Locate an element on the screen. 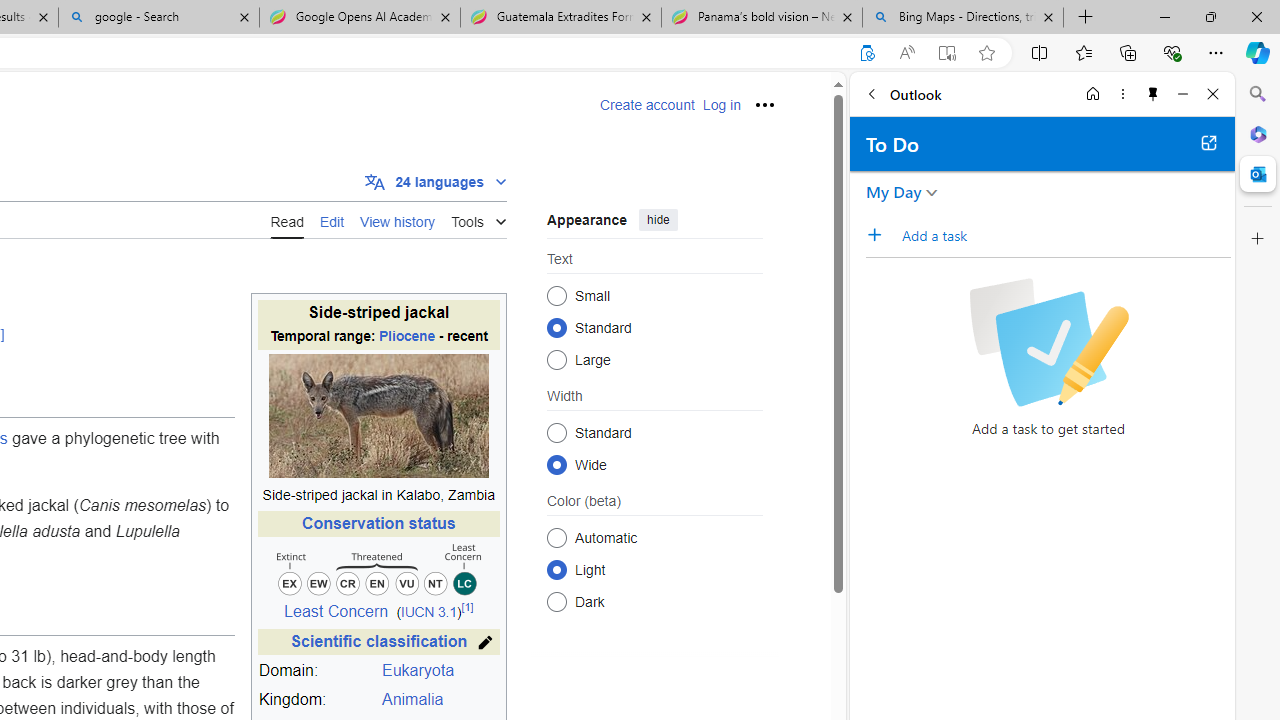 The height and width of the screenshot is (720, 1280). 'Pliocene' is located at coordinates (406, 335).